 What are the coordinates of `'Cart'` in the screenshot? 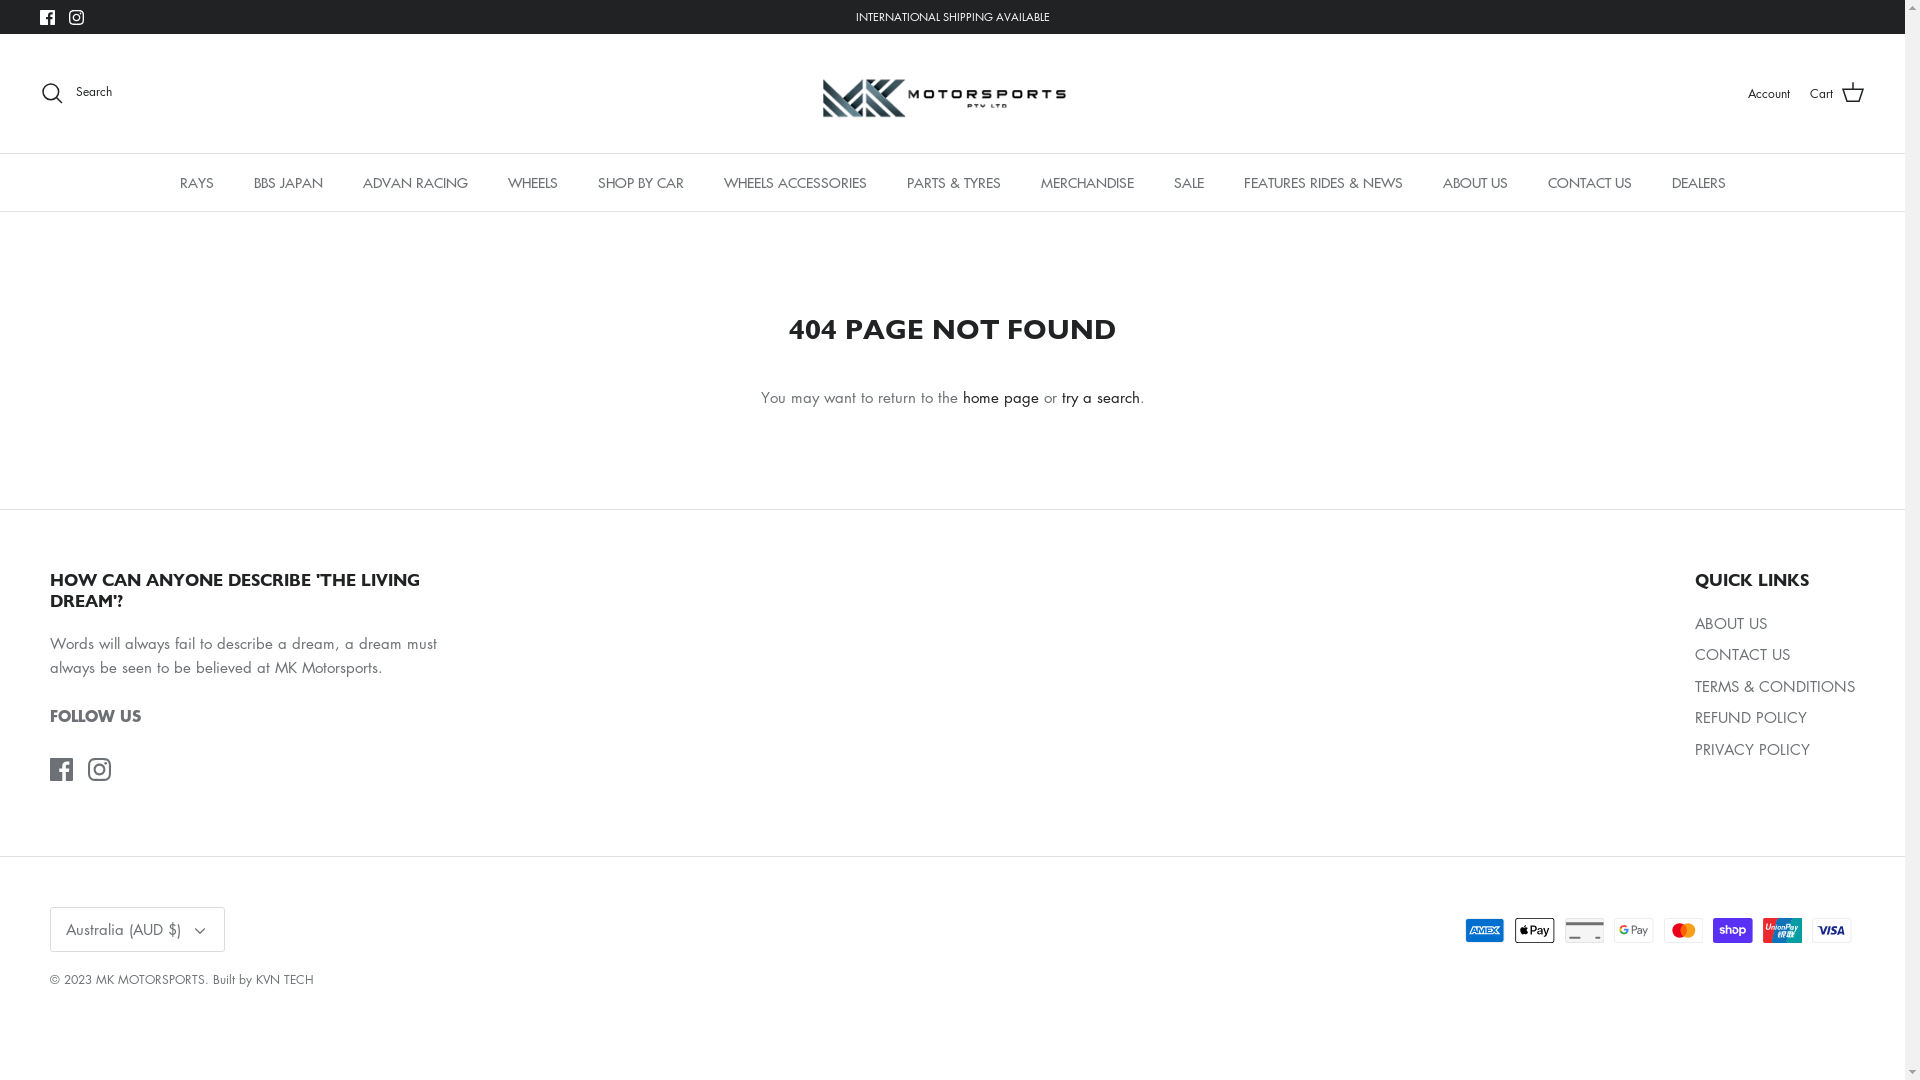 It's located at (1837, 92).